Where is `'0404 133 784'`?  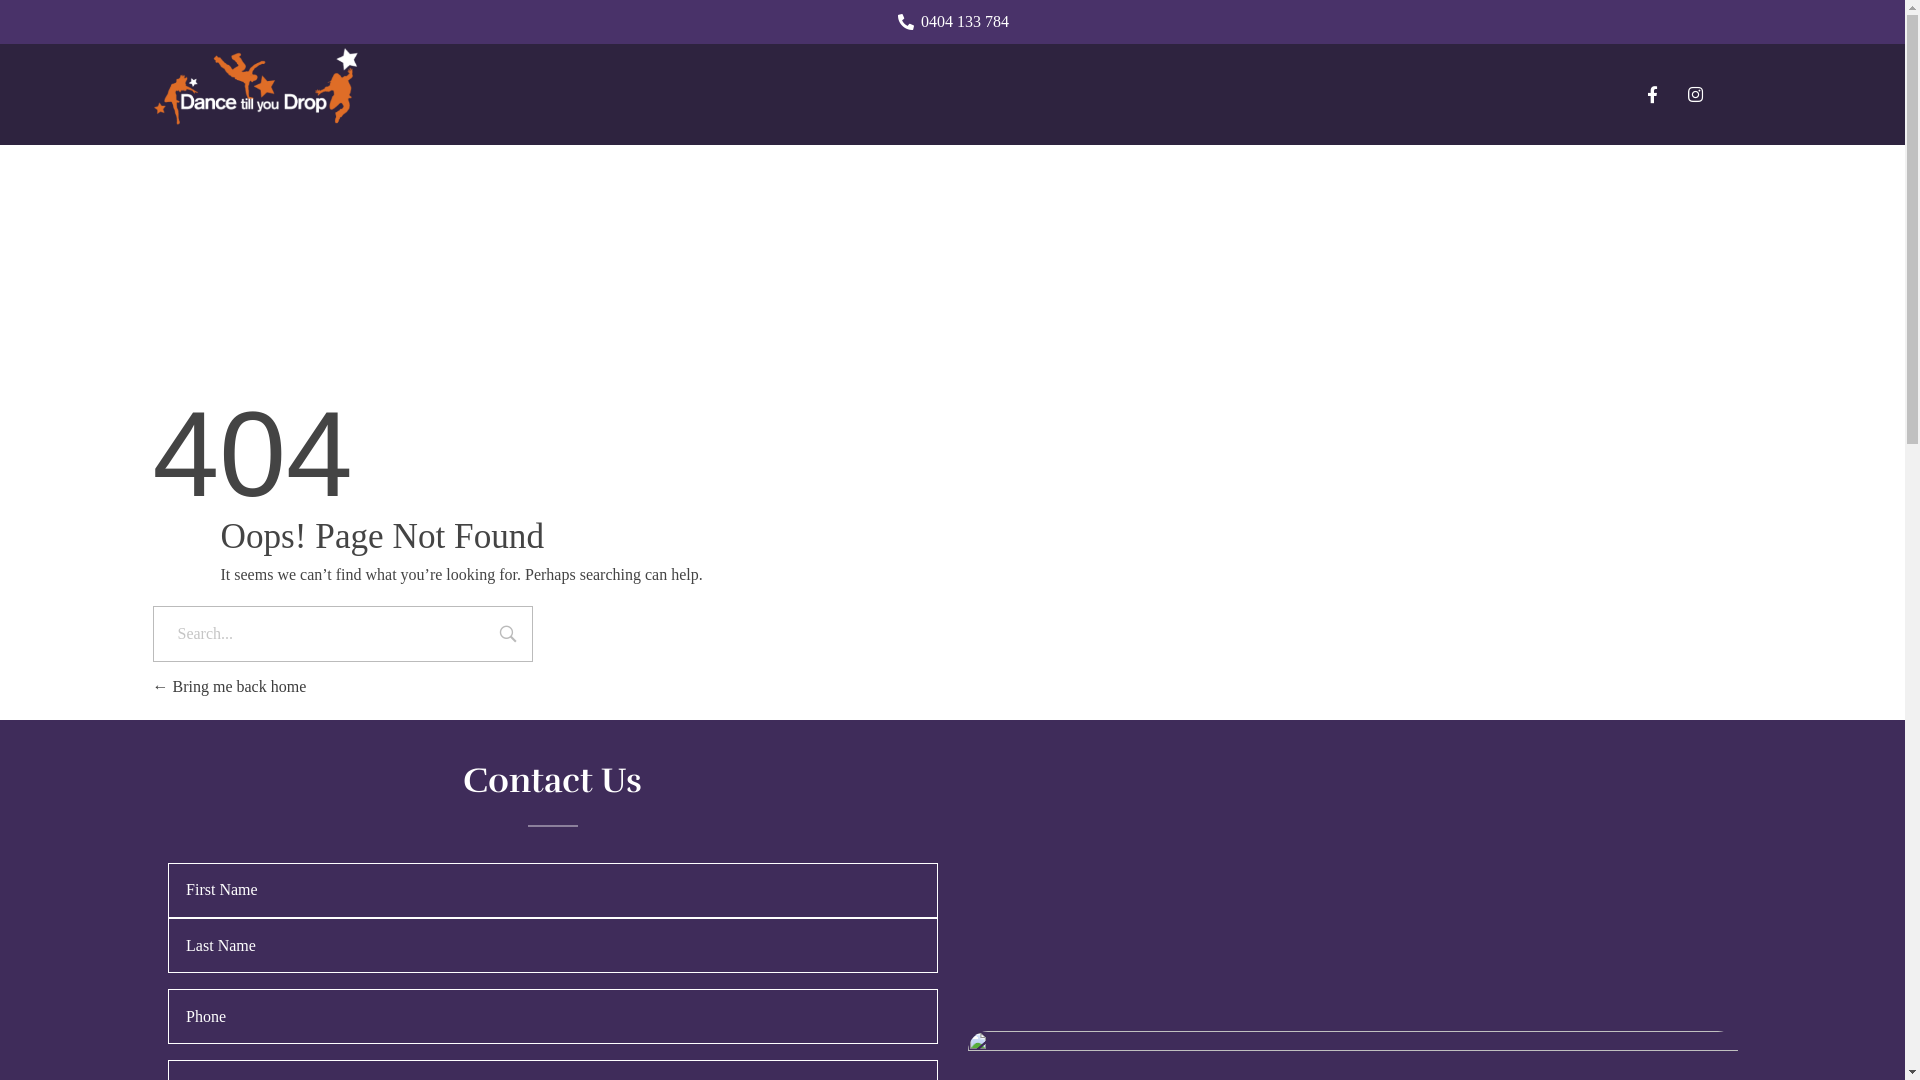 '0404 133 784' is located at coordinates (950, 22).